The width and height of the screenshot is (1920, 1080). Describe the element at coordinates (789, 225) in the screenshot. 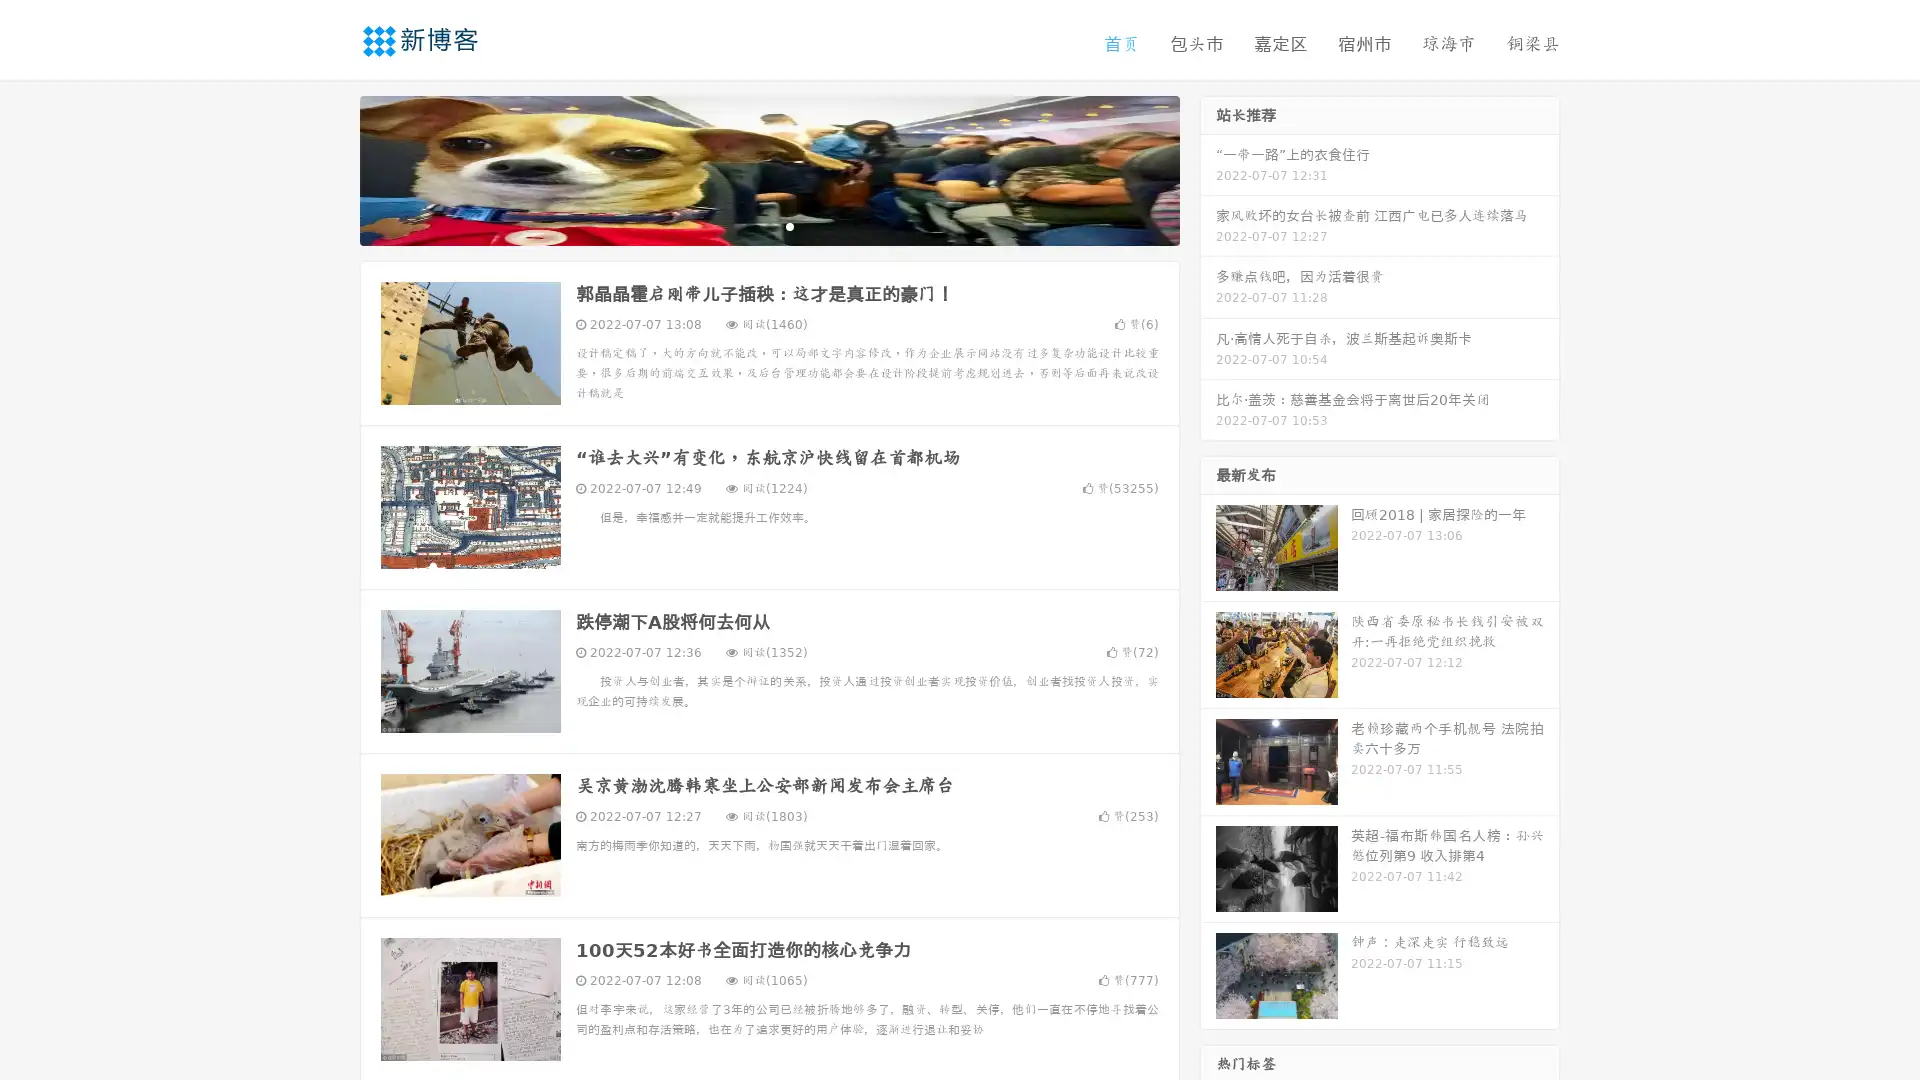

I see `Go to slide 3` at that location.